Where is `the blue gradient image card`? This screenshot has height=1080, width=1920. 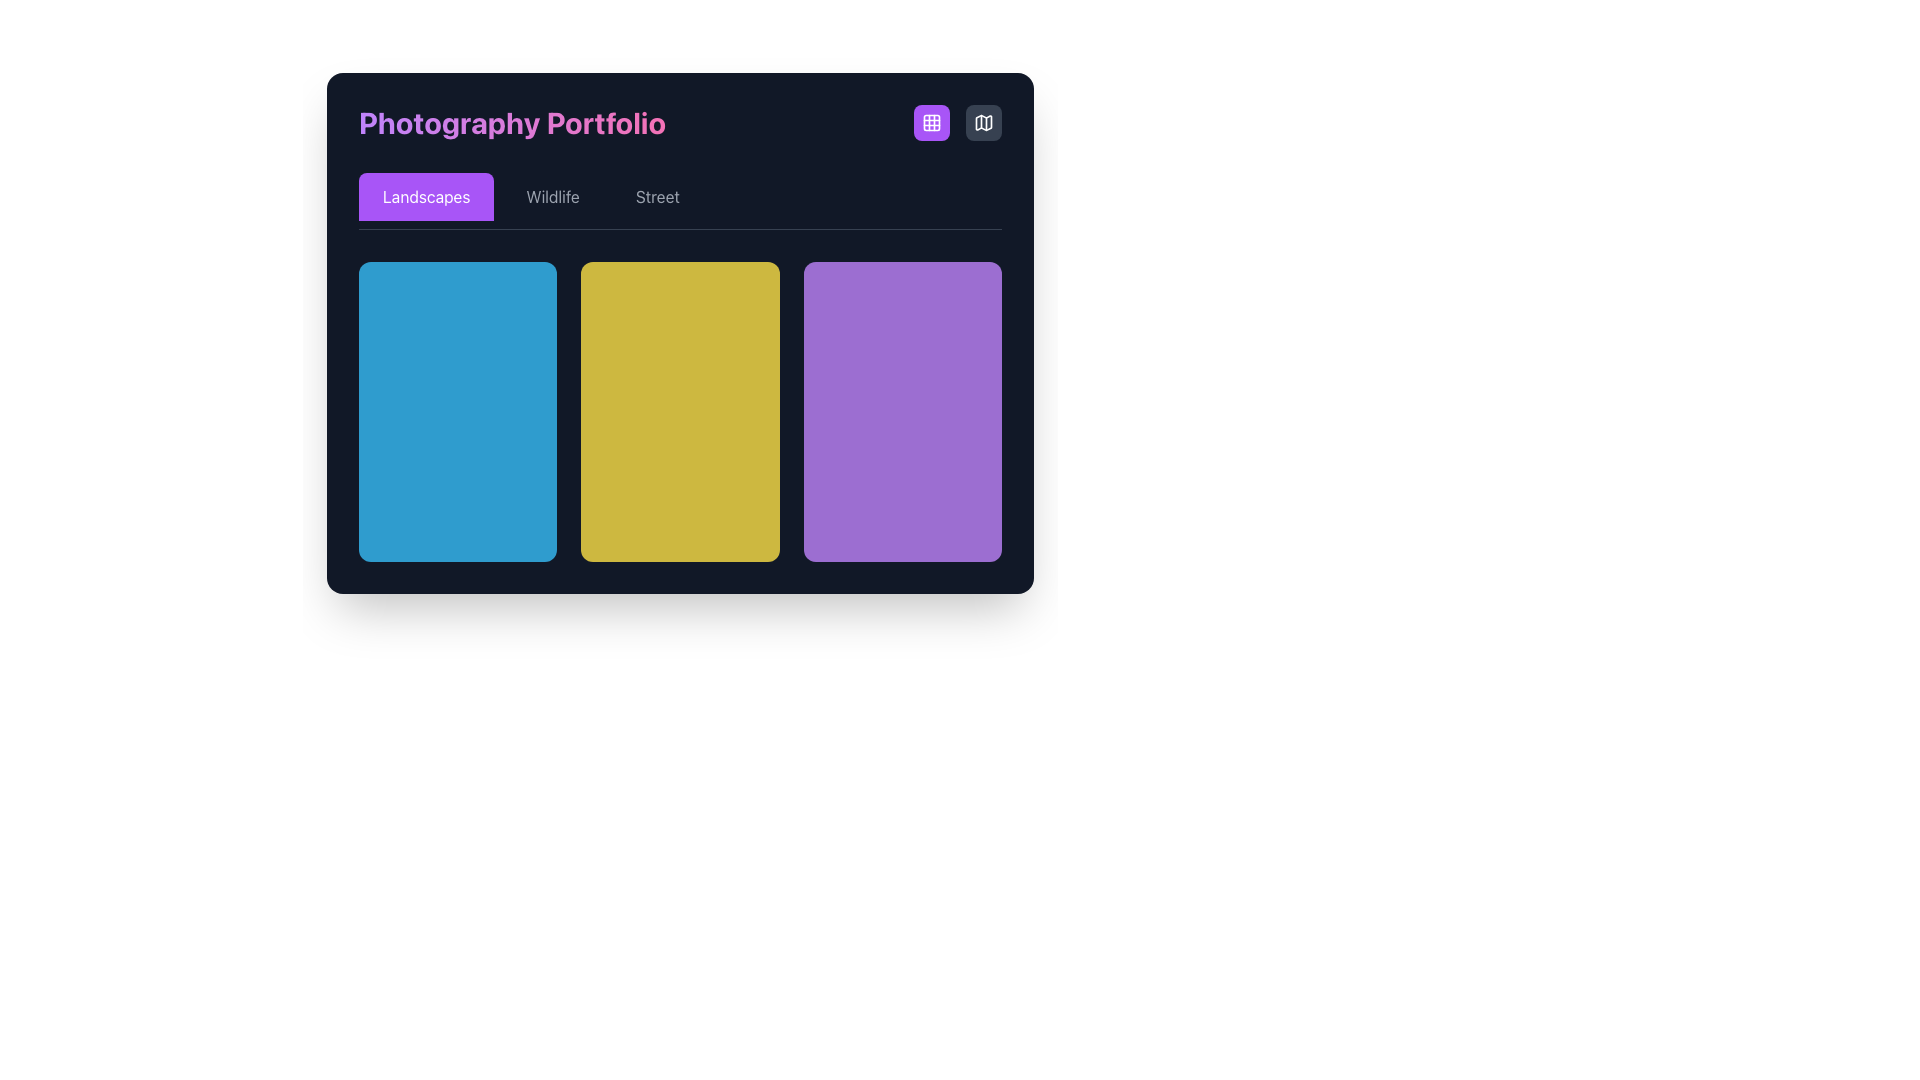 the blue gradient image card is located at coordinates (457, 411).